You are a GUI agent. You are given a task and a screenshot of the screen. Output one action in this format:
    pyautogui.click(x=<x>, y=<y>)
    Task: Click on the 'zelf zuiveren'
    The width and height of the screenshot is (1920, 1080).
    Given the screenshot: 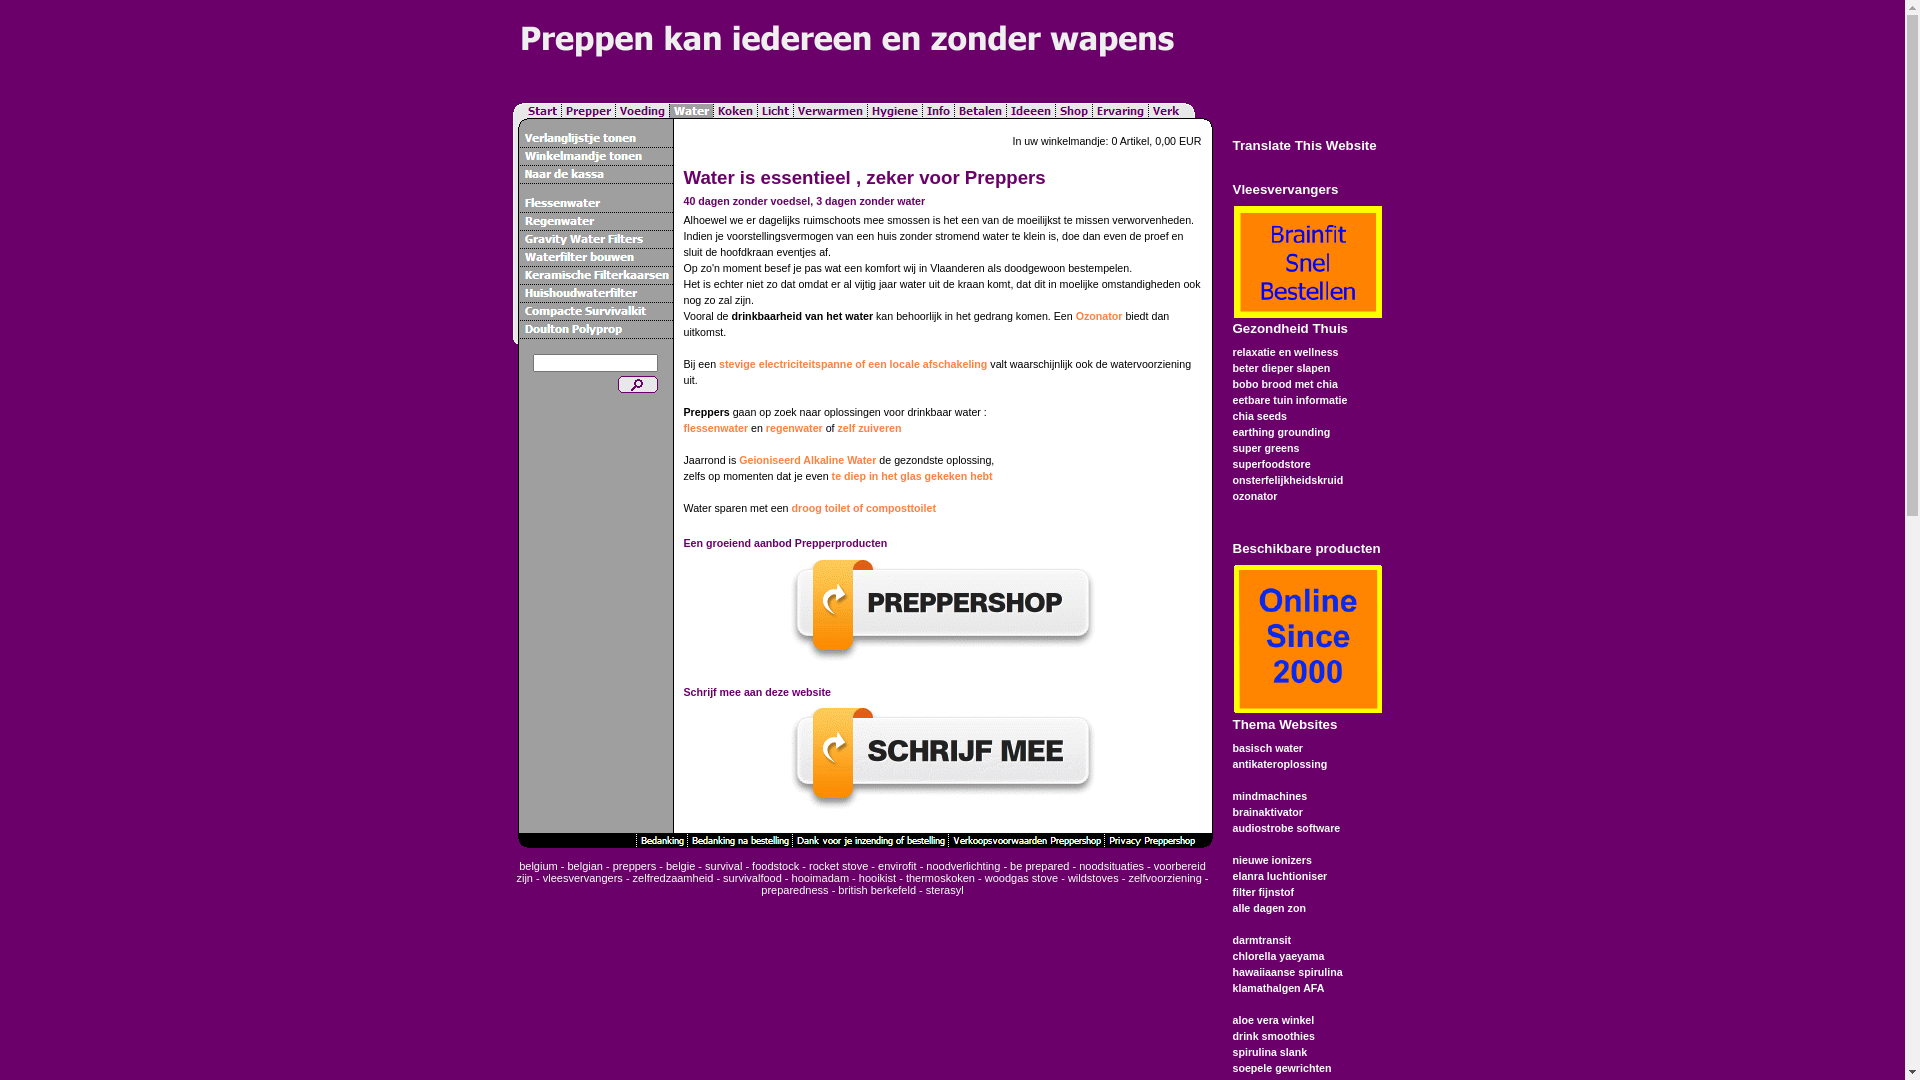 What is the action you would take?
    pyautogui.click(x=838, y=427)
    